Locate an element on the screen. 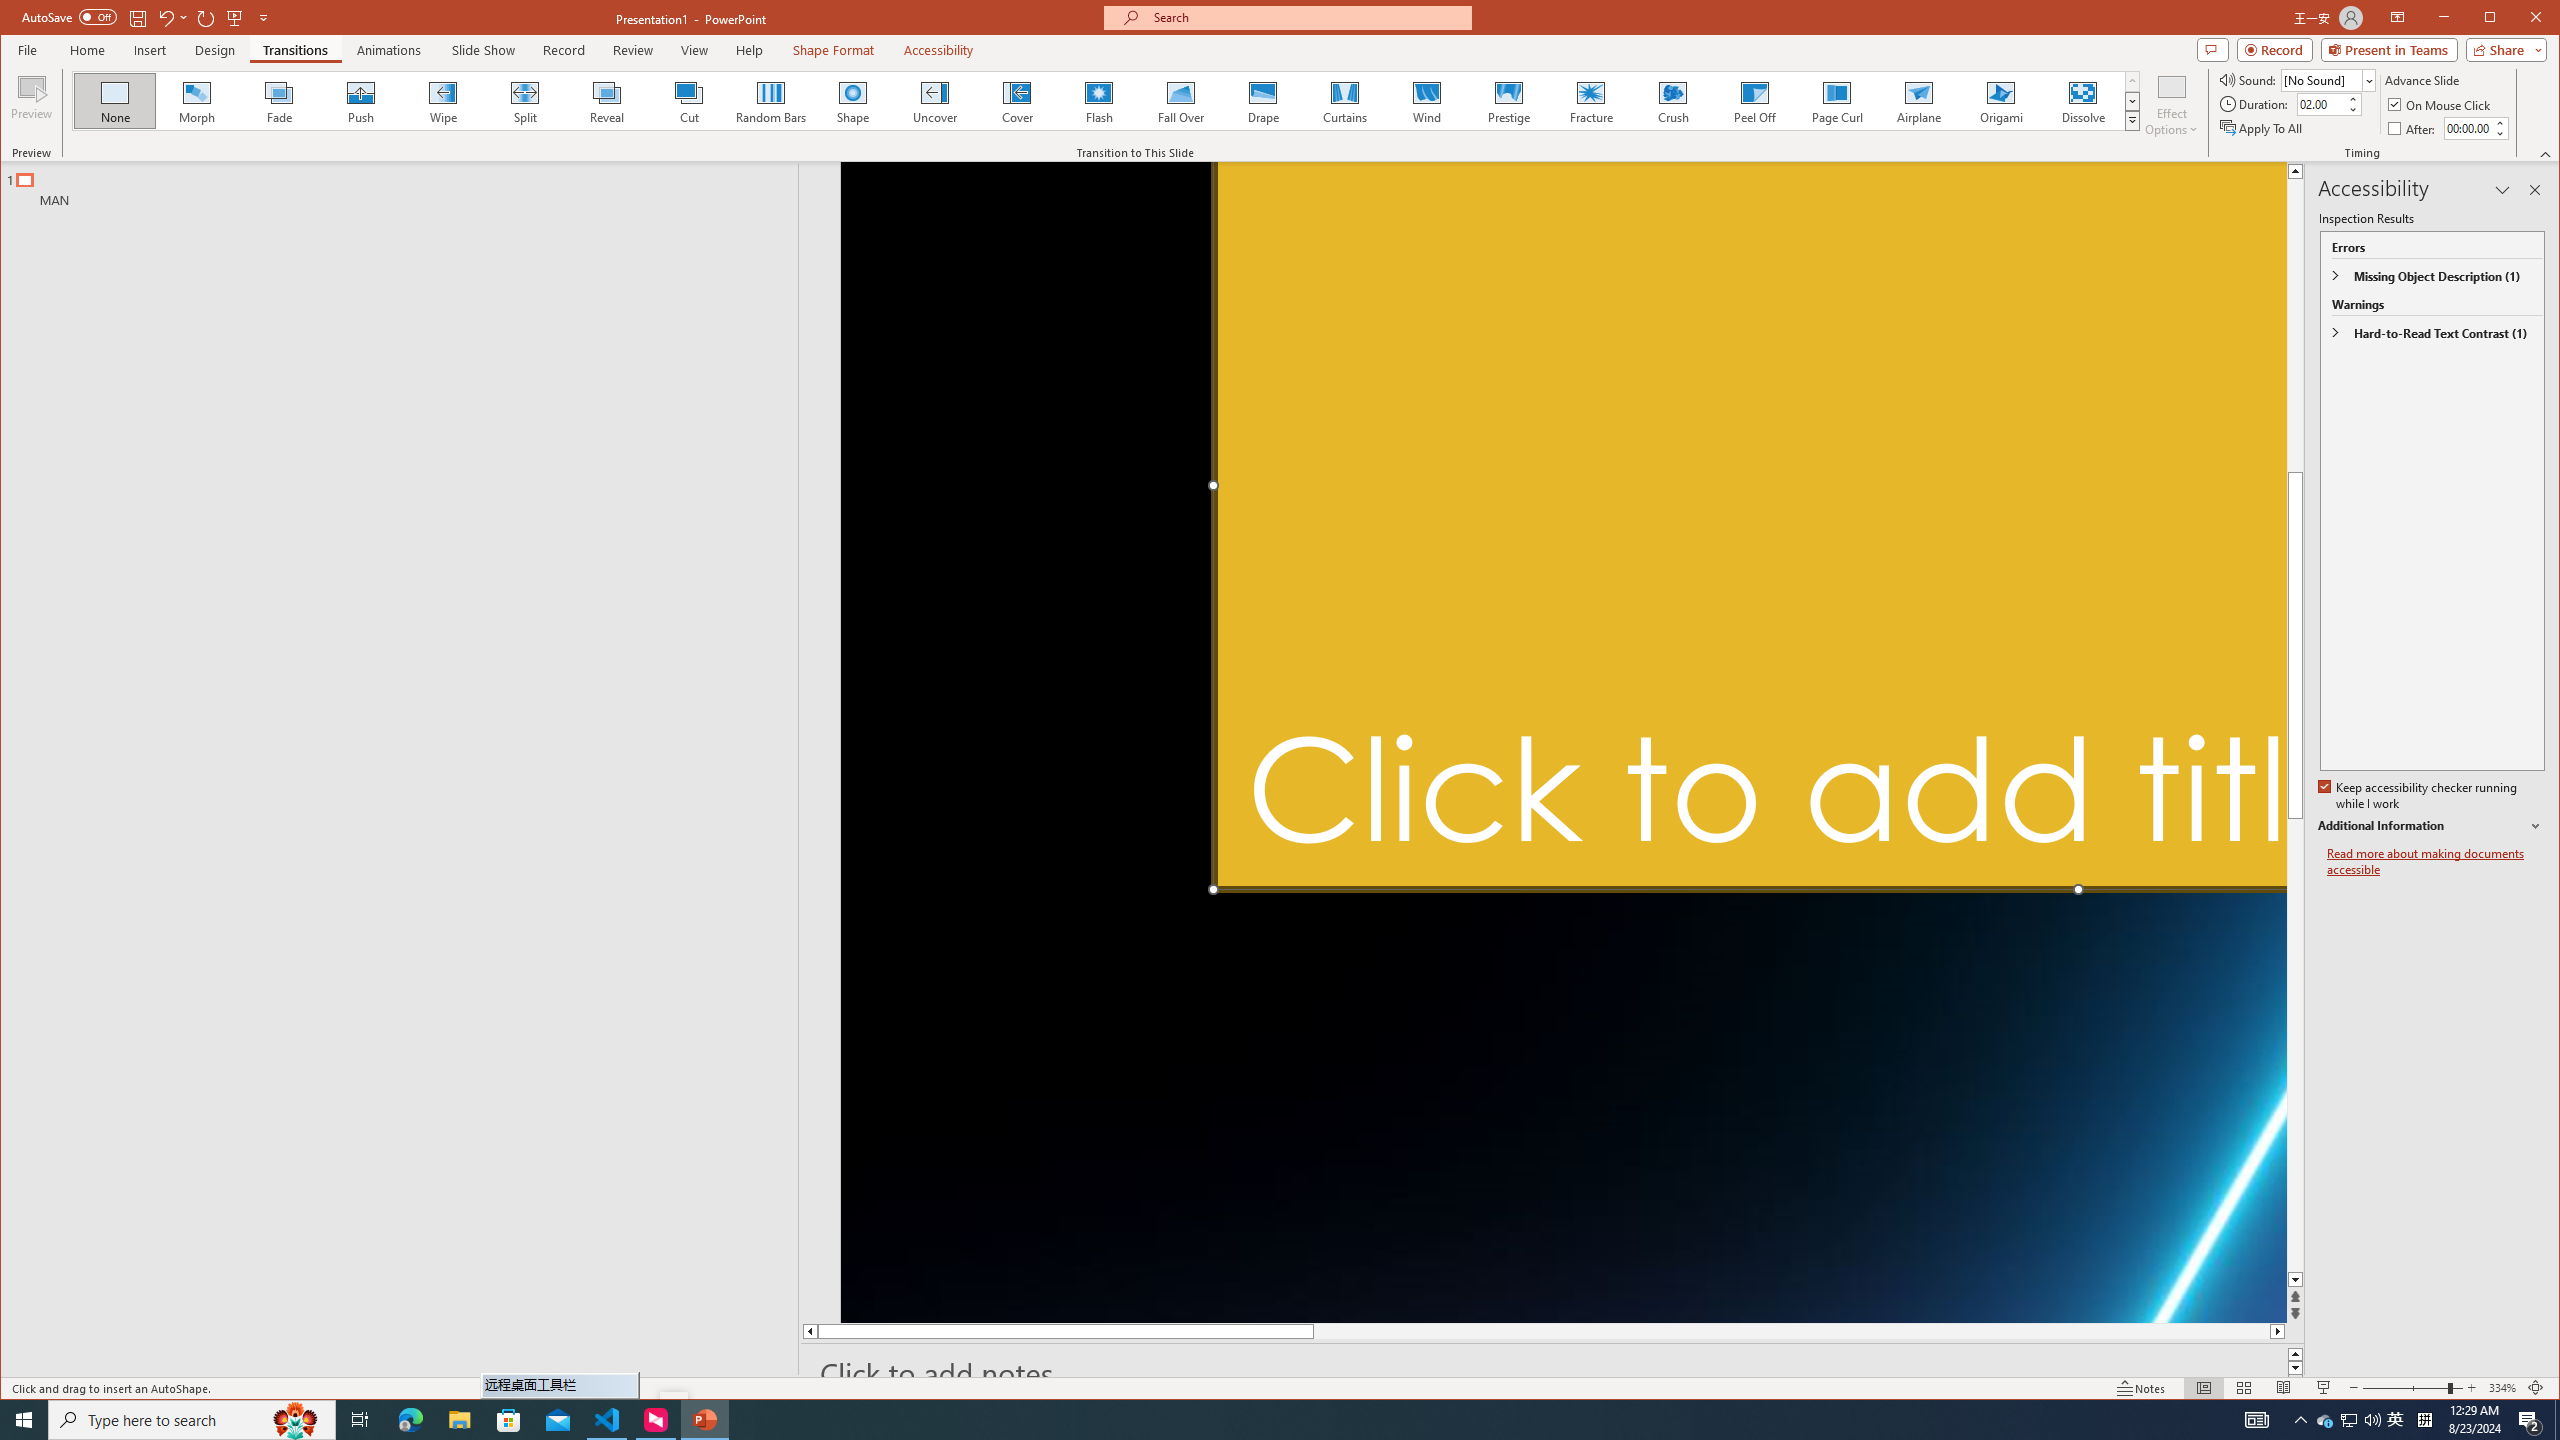  'Shape' is located at coordinates (851, 100).